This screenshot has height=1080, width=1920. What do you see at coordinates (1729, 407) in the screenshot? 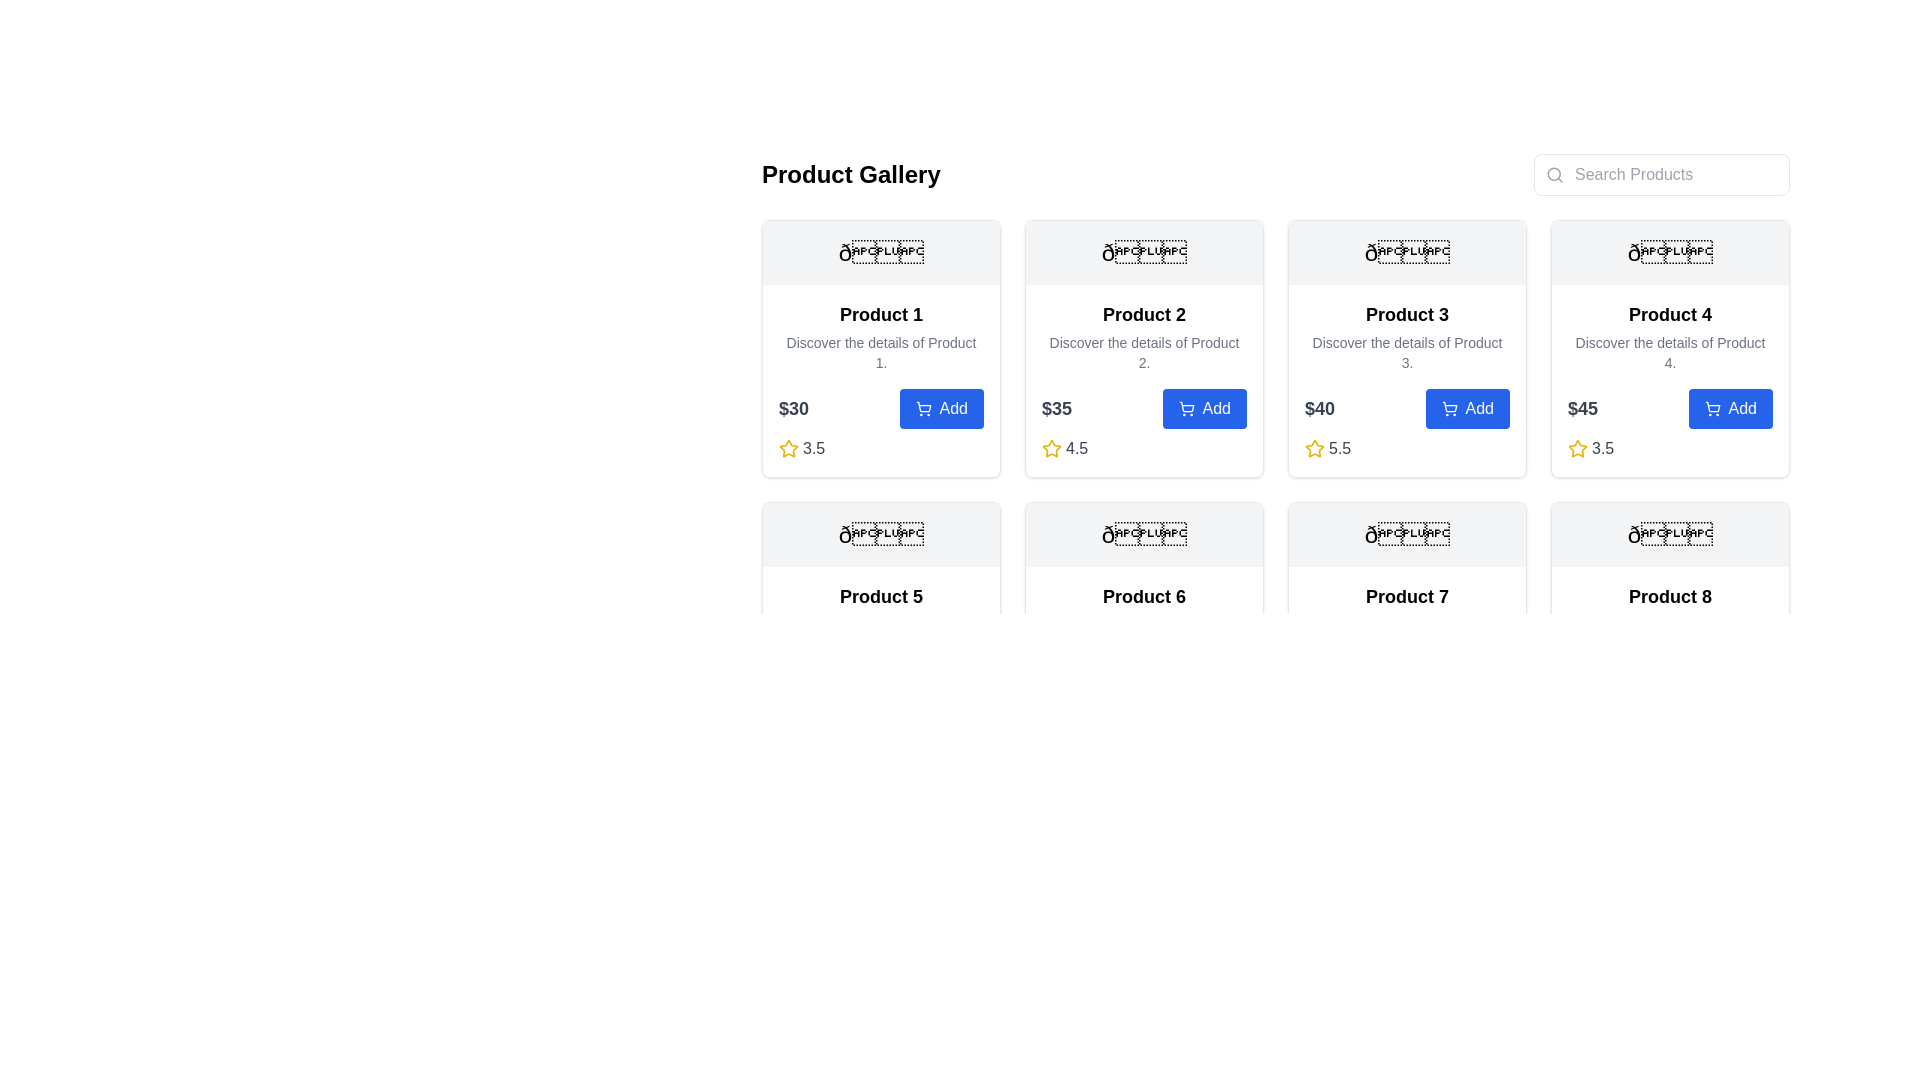
I see `the blue rectangular button labeled 'Add' with a shopping cart icon for keyboard interactions` at bounding box center [1729, 407].